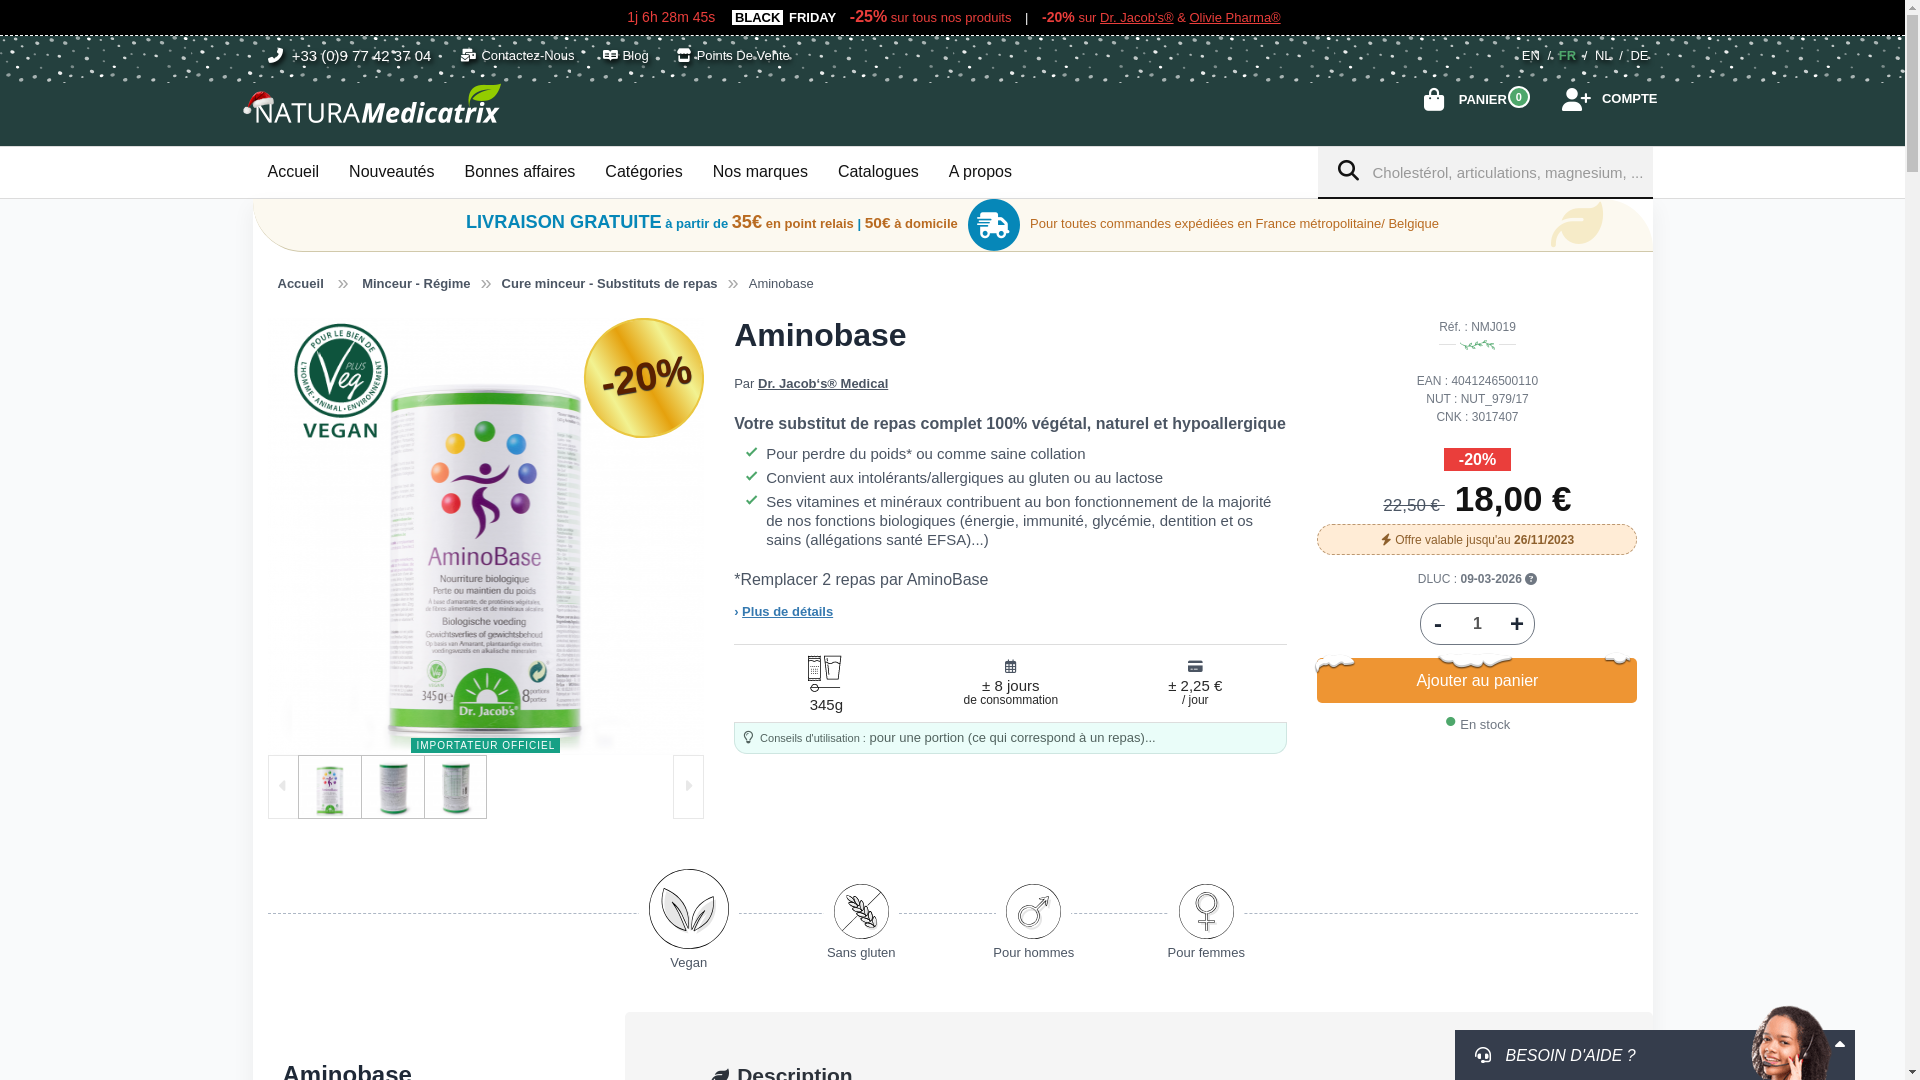 The height and width of the screenshot is (1080, 1920). What do you see at coordinates (1591, 99) in the screenshot?
I see `'COMPTE'` at bounding box center [1591, 99].